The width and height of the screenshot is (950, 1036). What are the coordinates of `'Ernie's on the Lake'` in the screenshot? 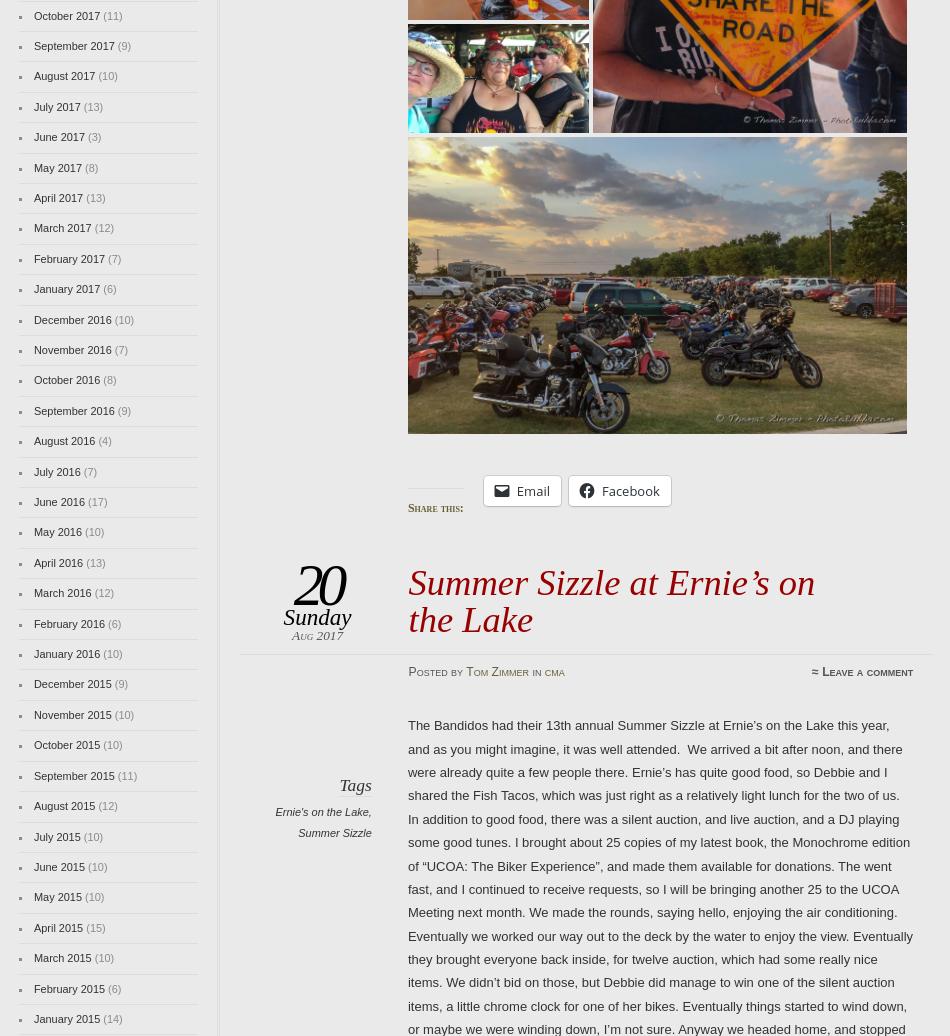 It's located at (320, 810).